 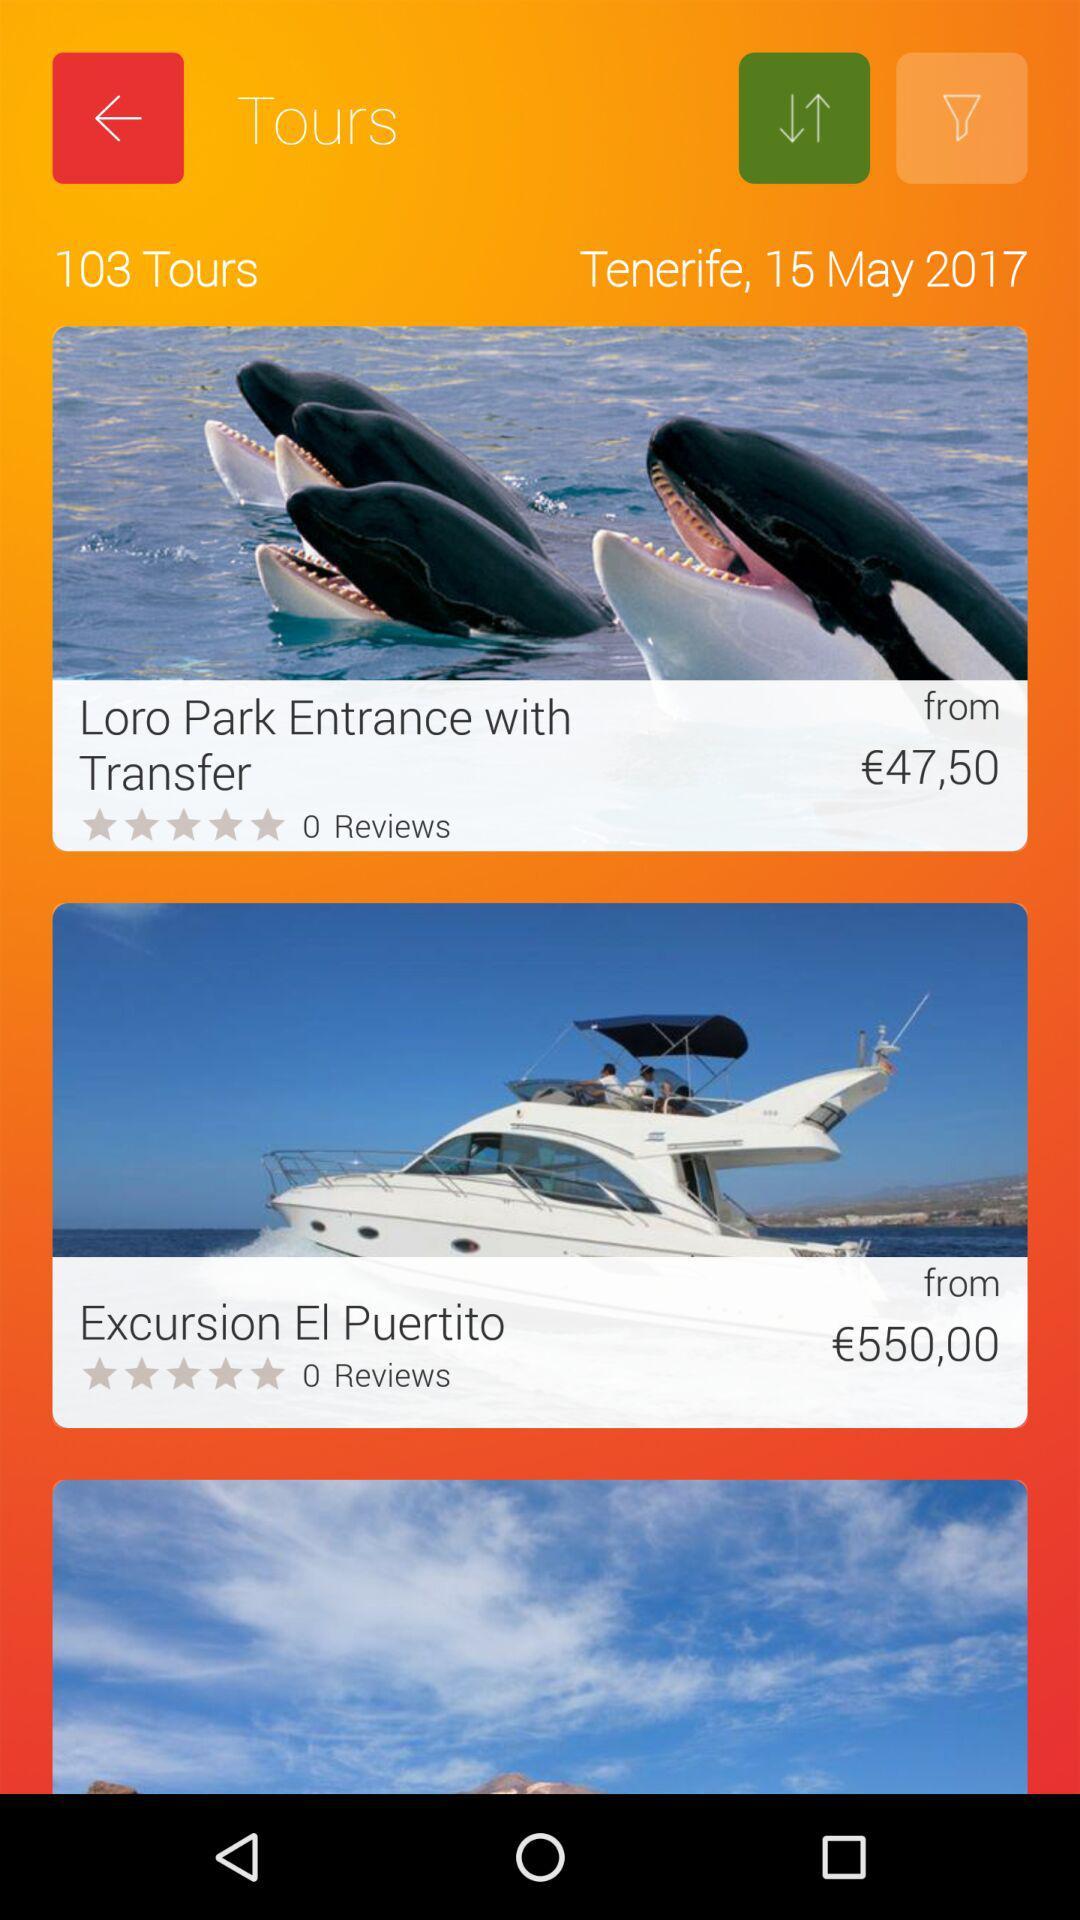 I want to click on the item to the right of the excursion el puertito item, so click(x=834, y=1342).